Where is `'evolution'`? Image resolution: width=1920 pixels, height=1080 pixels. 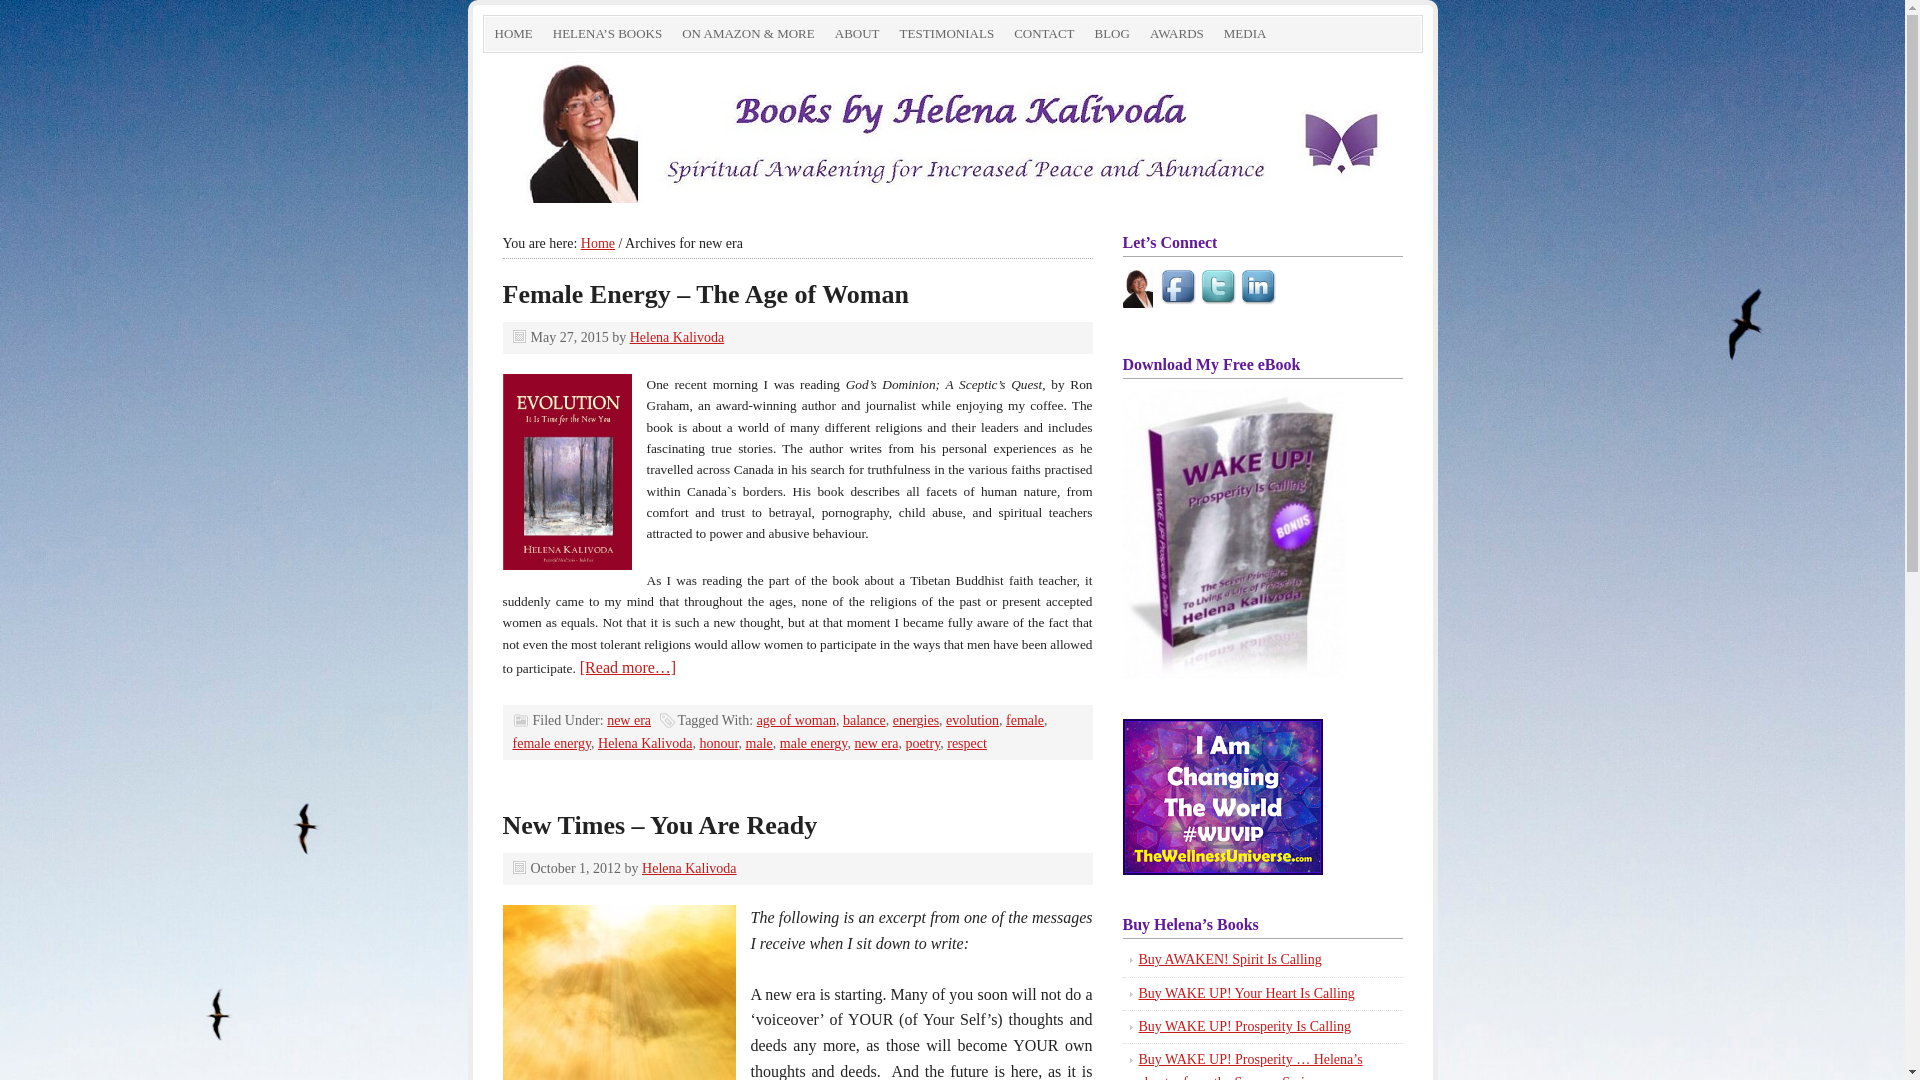 'evolution' is located at coordinates (944, 720).